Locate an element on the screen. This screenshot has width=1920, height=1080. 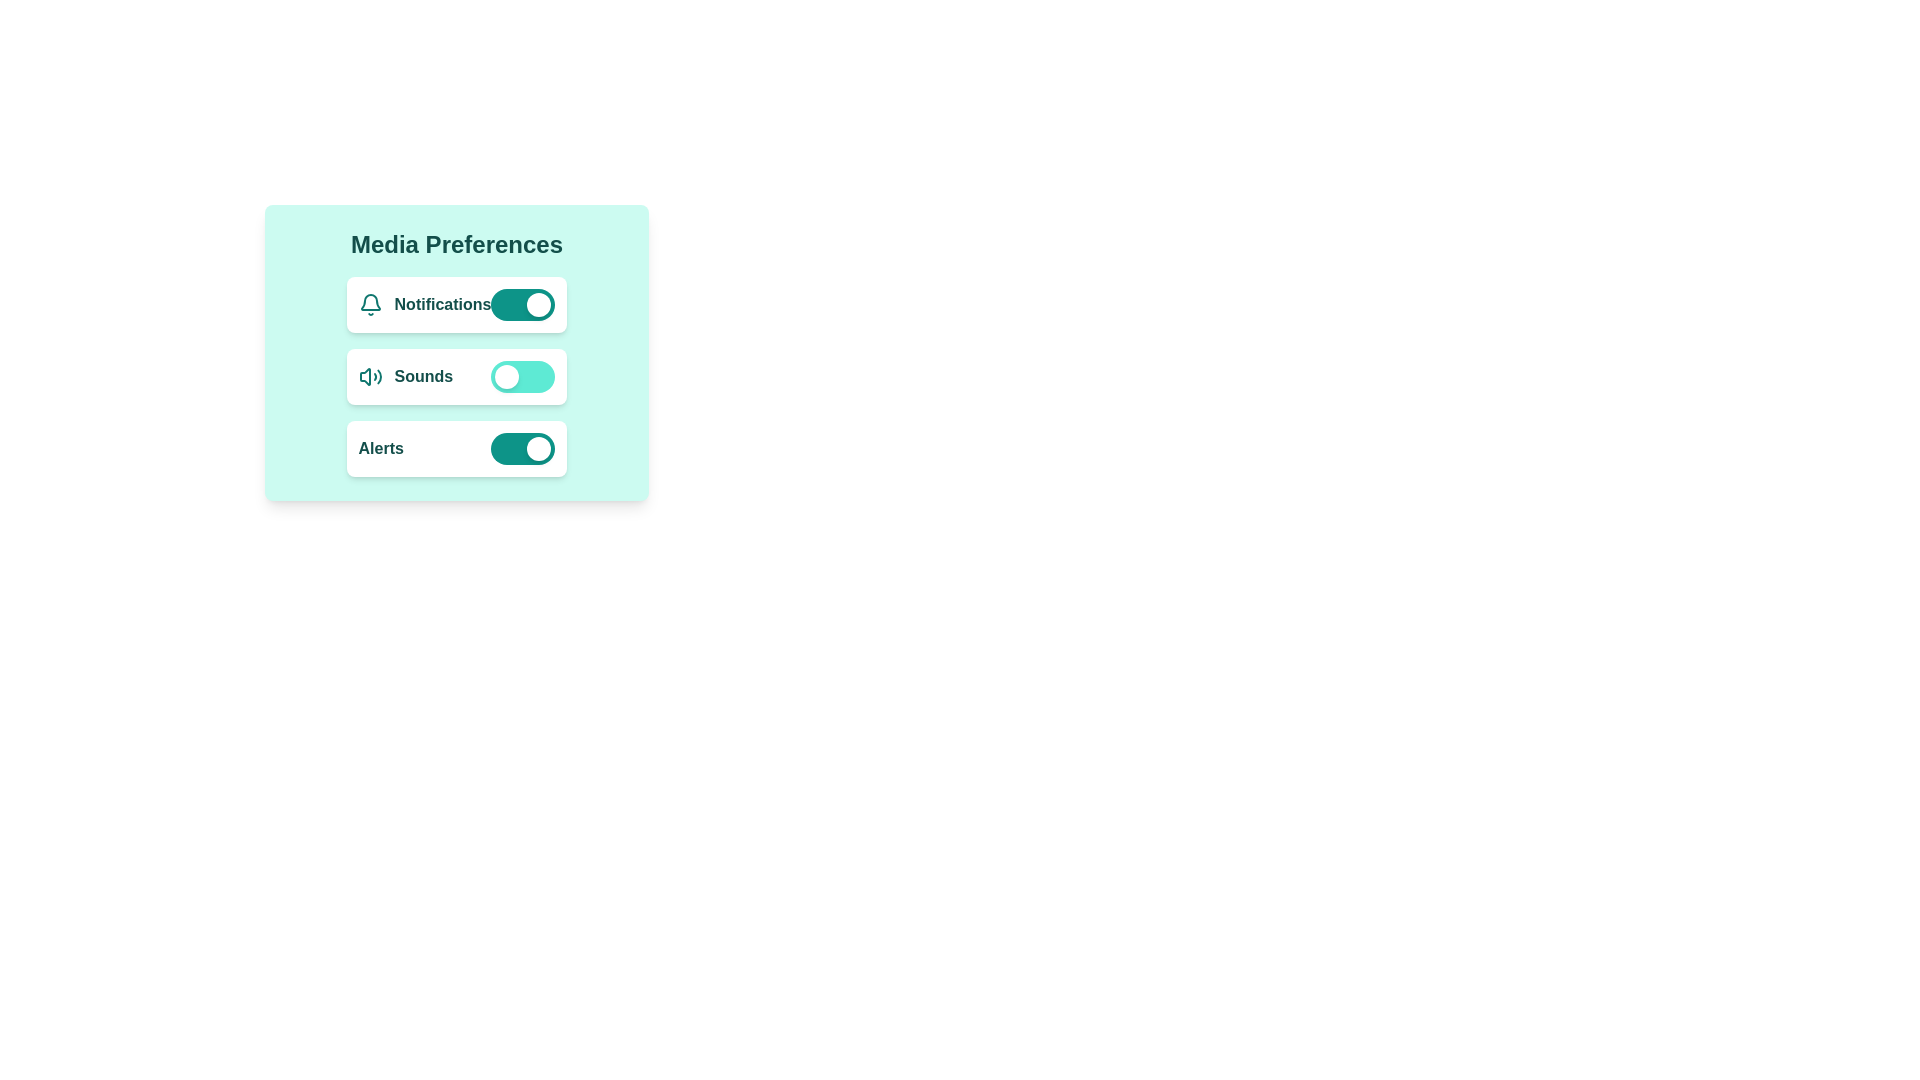
the List item with an interactive toggle switch labeled 'Sounds' is located at coordinates (455, 377).